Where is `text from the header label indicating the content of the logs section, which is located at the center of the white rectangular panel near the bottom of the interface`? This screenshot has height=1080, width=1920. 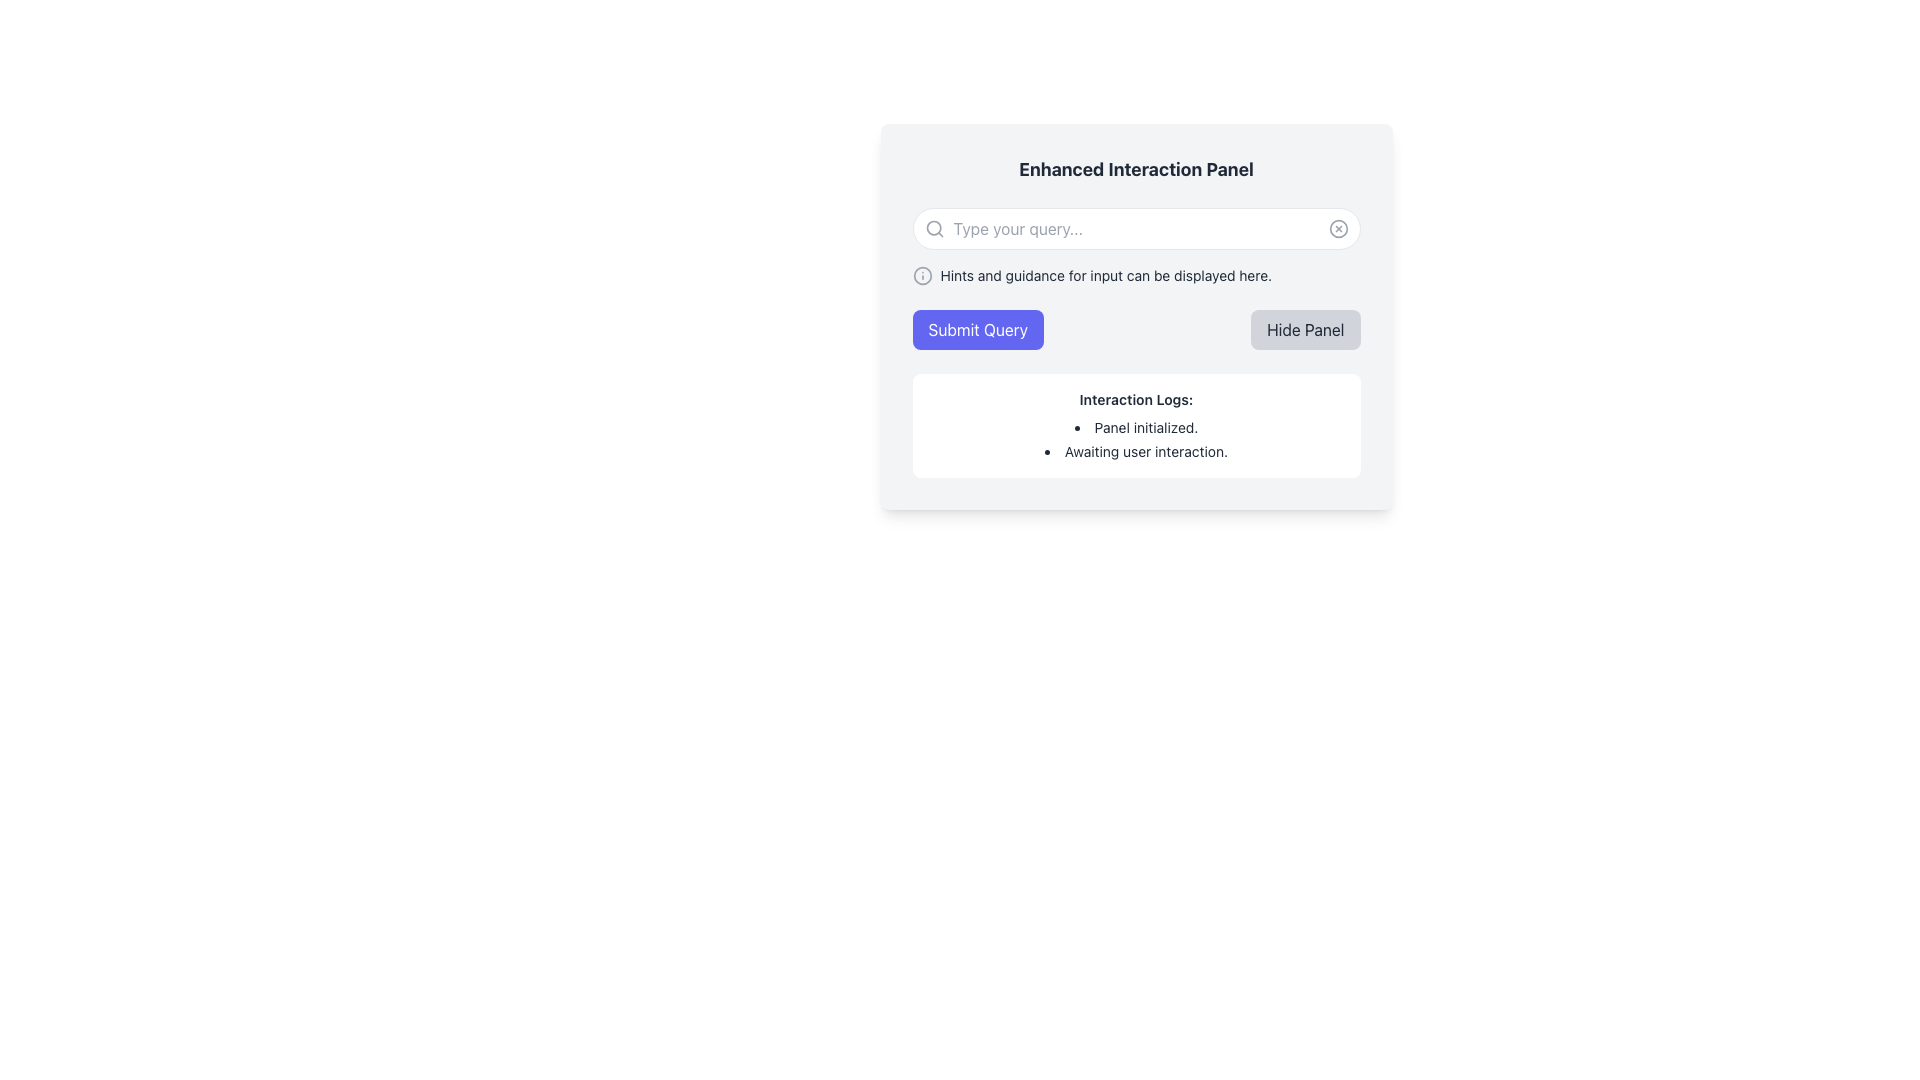 text from the header label indicating the content of the logs section, which is located at the center of the white rectangular panel near the bottom of the interface is located at coordinates (1136, 400).